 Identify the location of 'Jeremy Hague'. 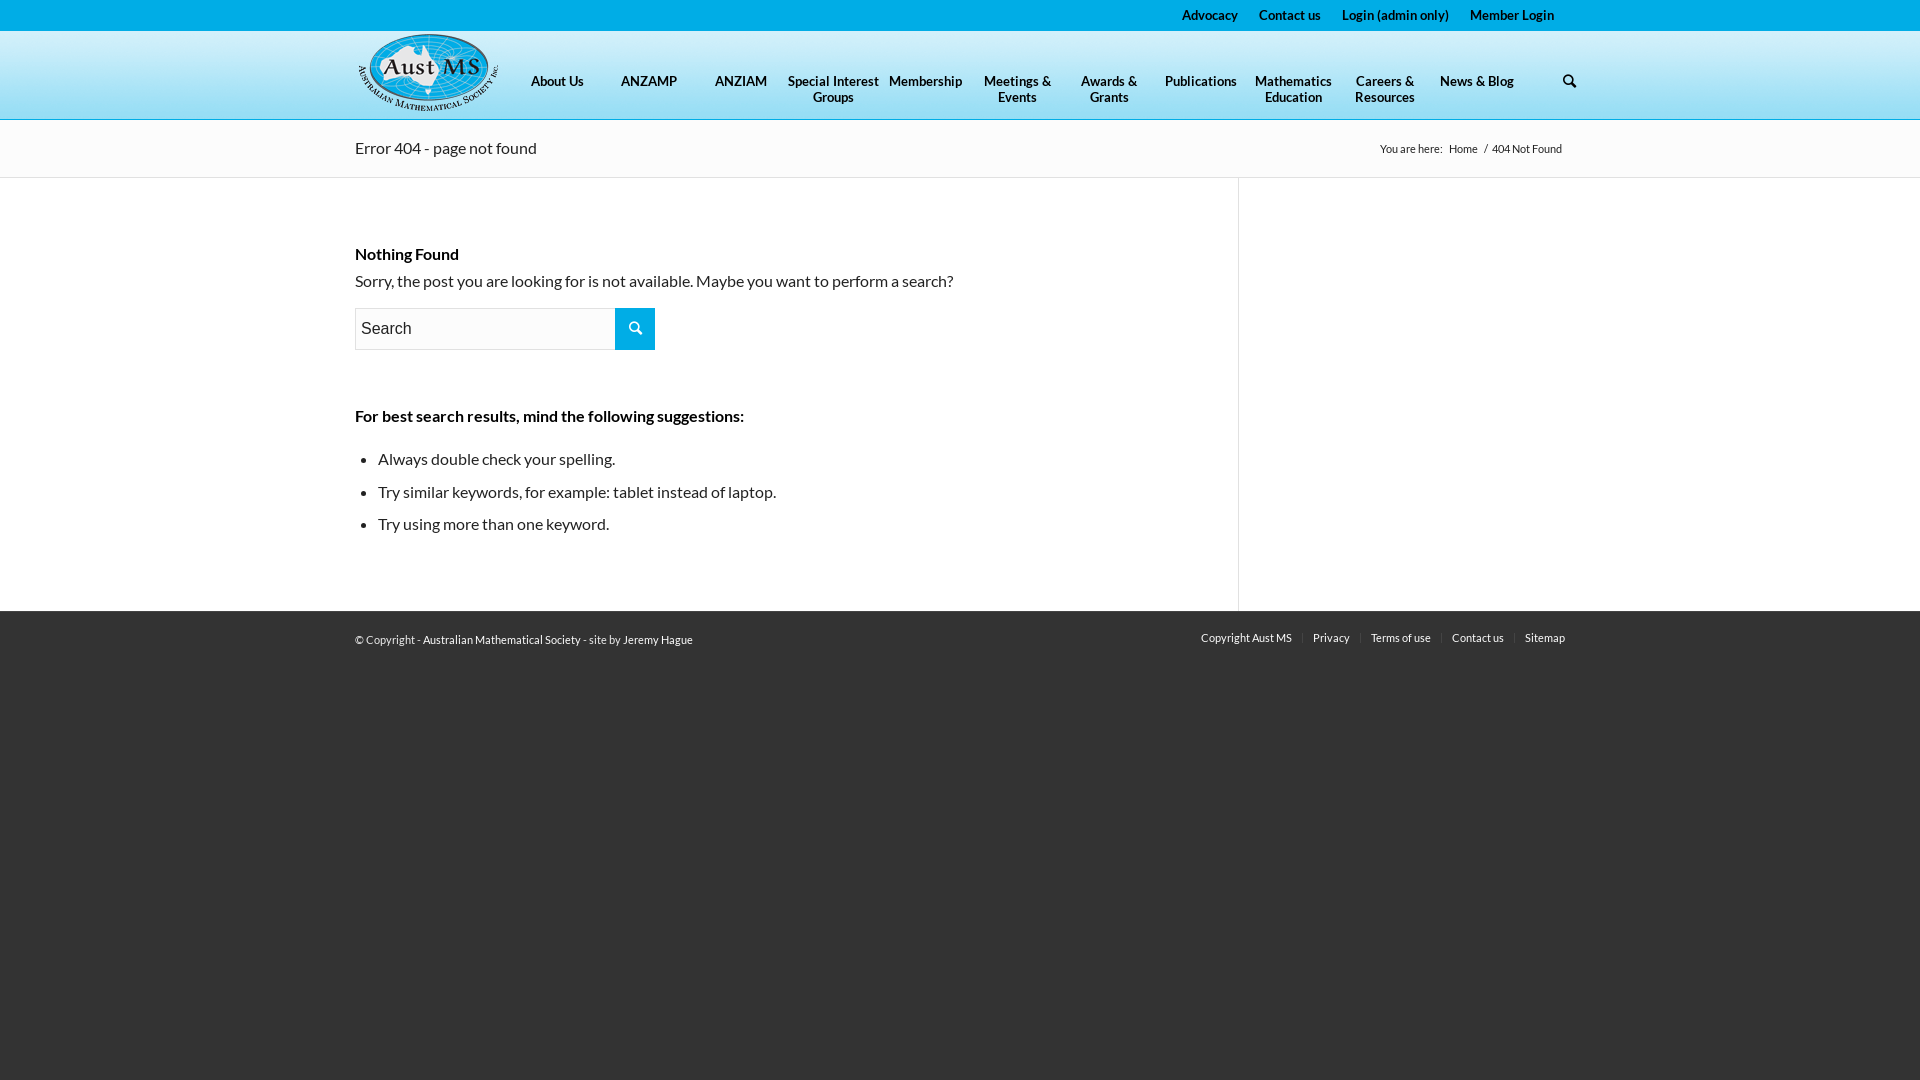
(657, 639).